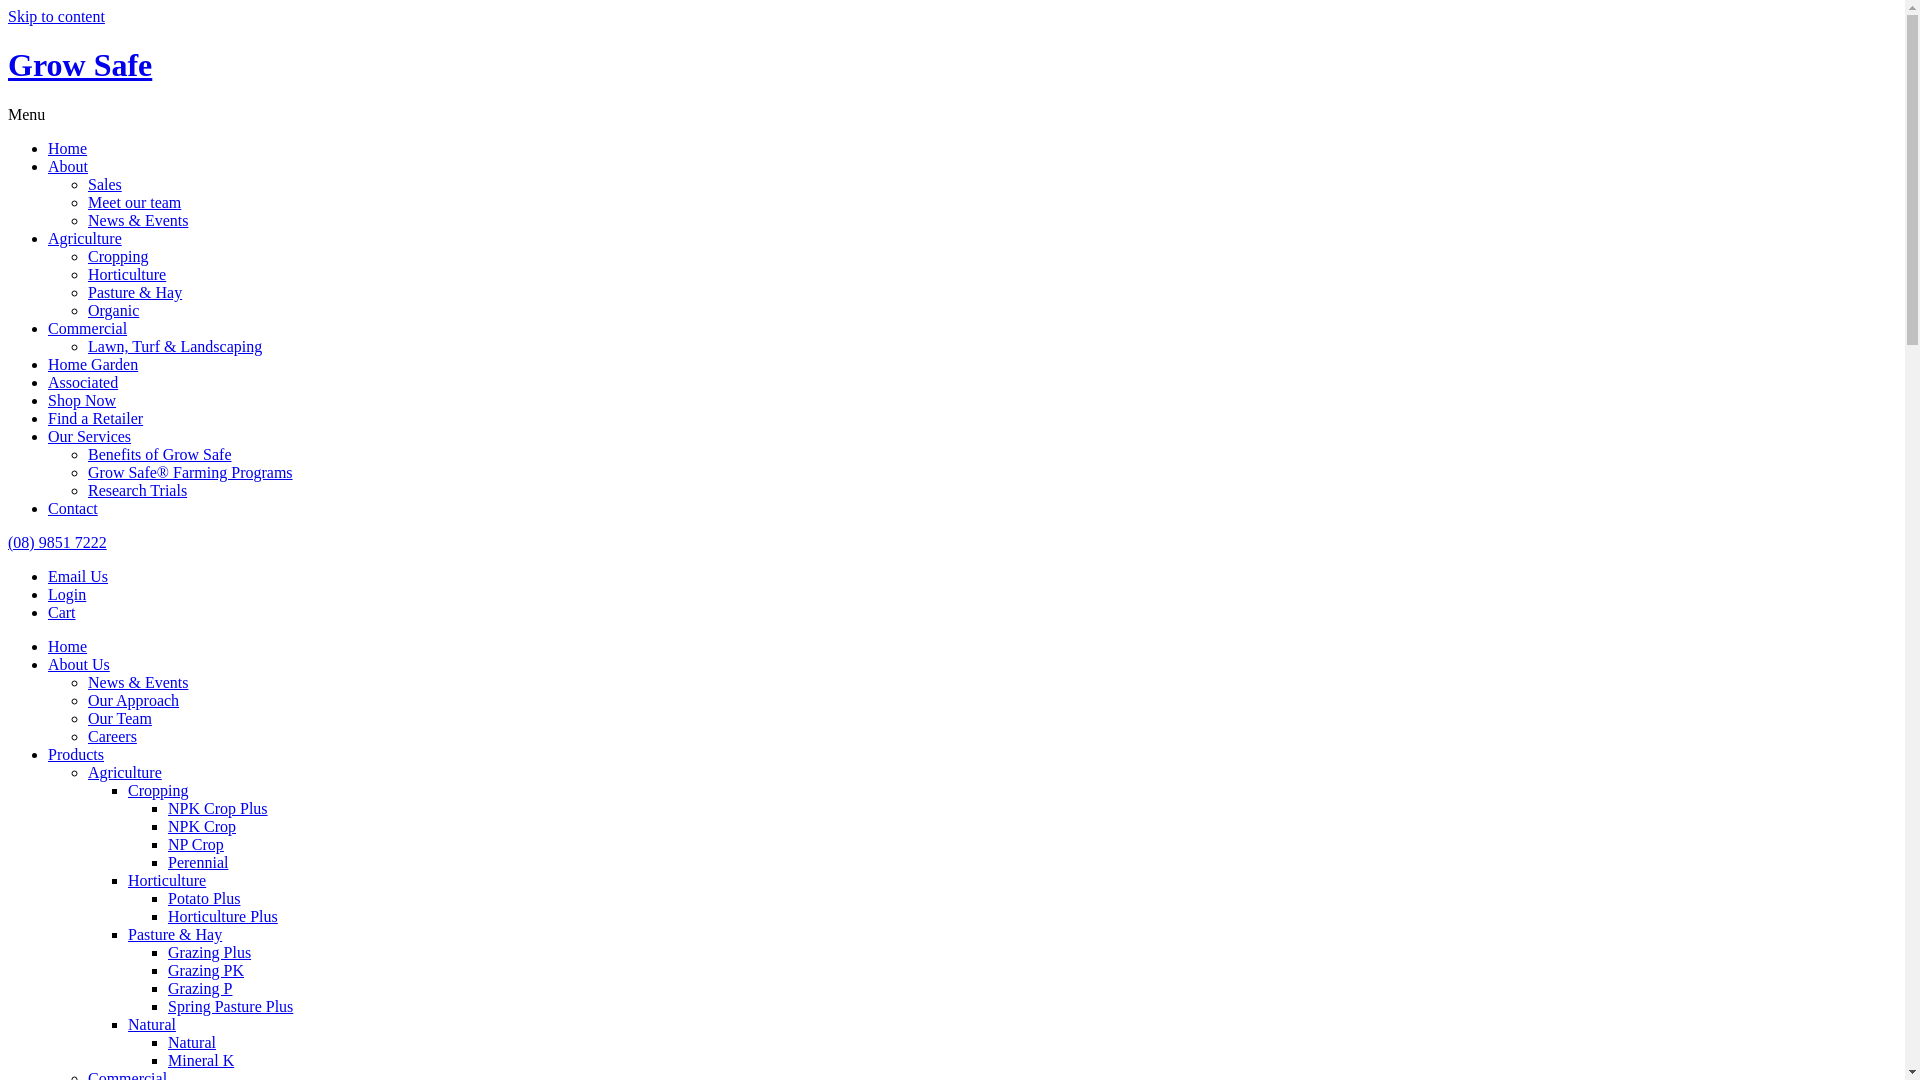 The image size is (1920, 1080). Describe the element at coordinates (104, 184) in the screenshot. I see `'Sales'` at that location.